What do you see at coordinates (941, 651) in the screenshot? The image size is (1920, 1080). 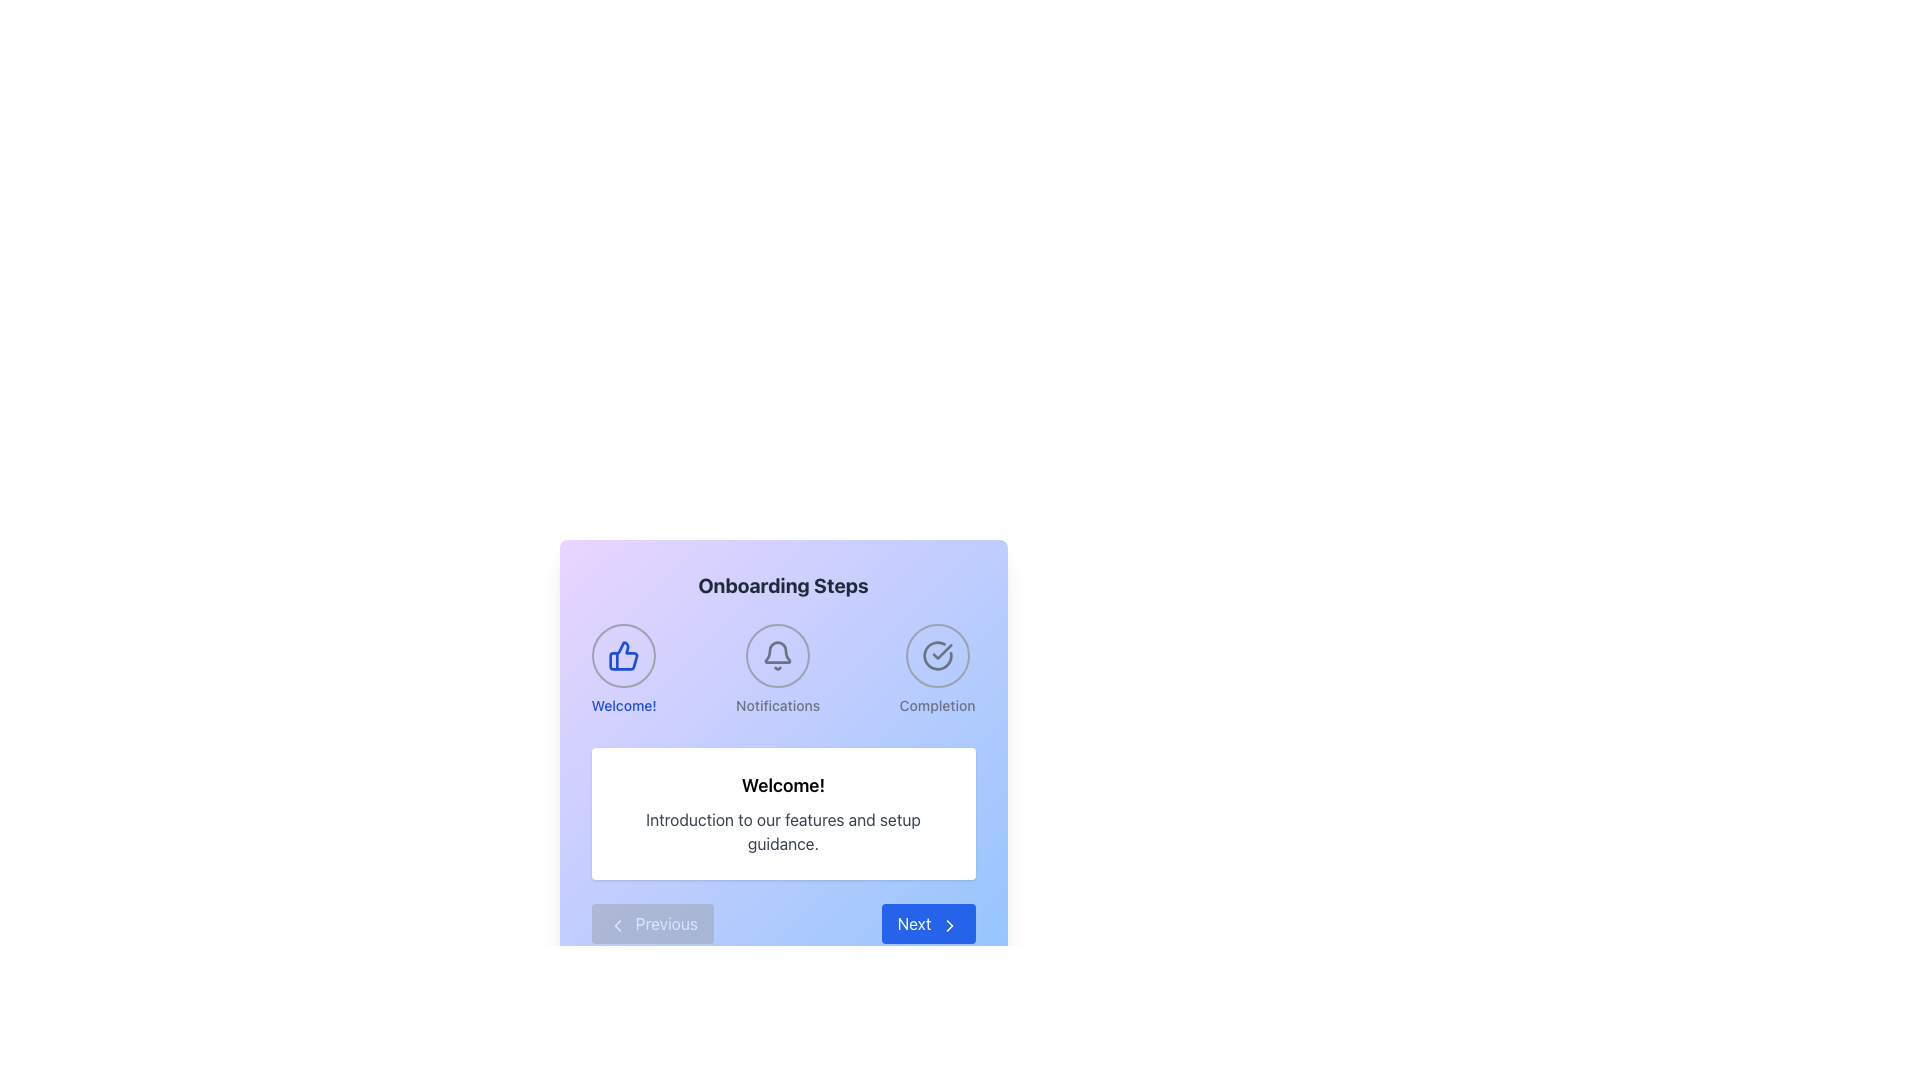 I see `the checkmark icon within the circular 'Completion' symbol in the 'Onboarding Steps' interface` at bounding box center [941, 651].